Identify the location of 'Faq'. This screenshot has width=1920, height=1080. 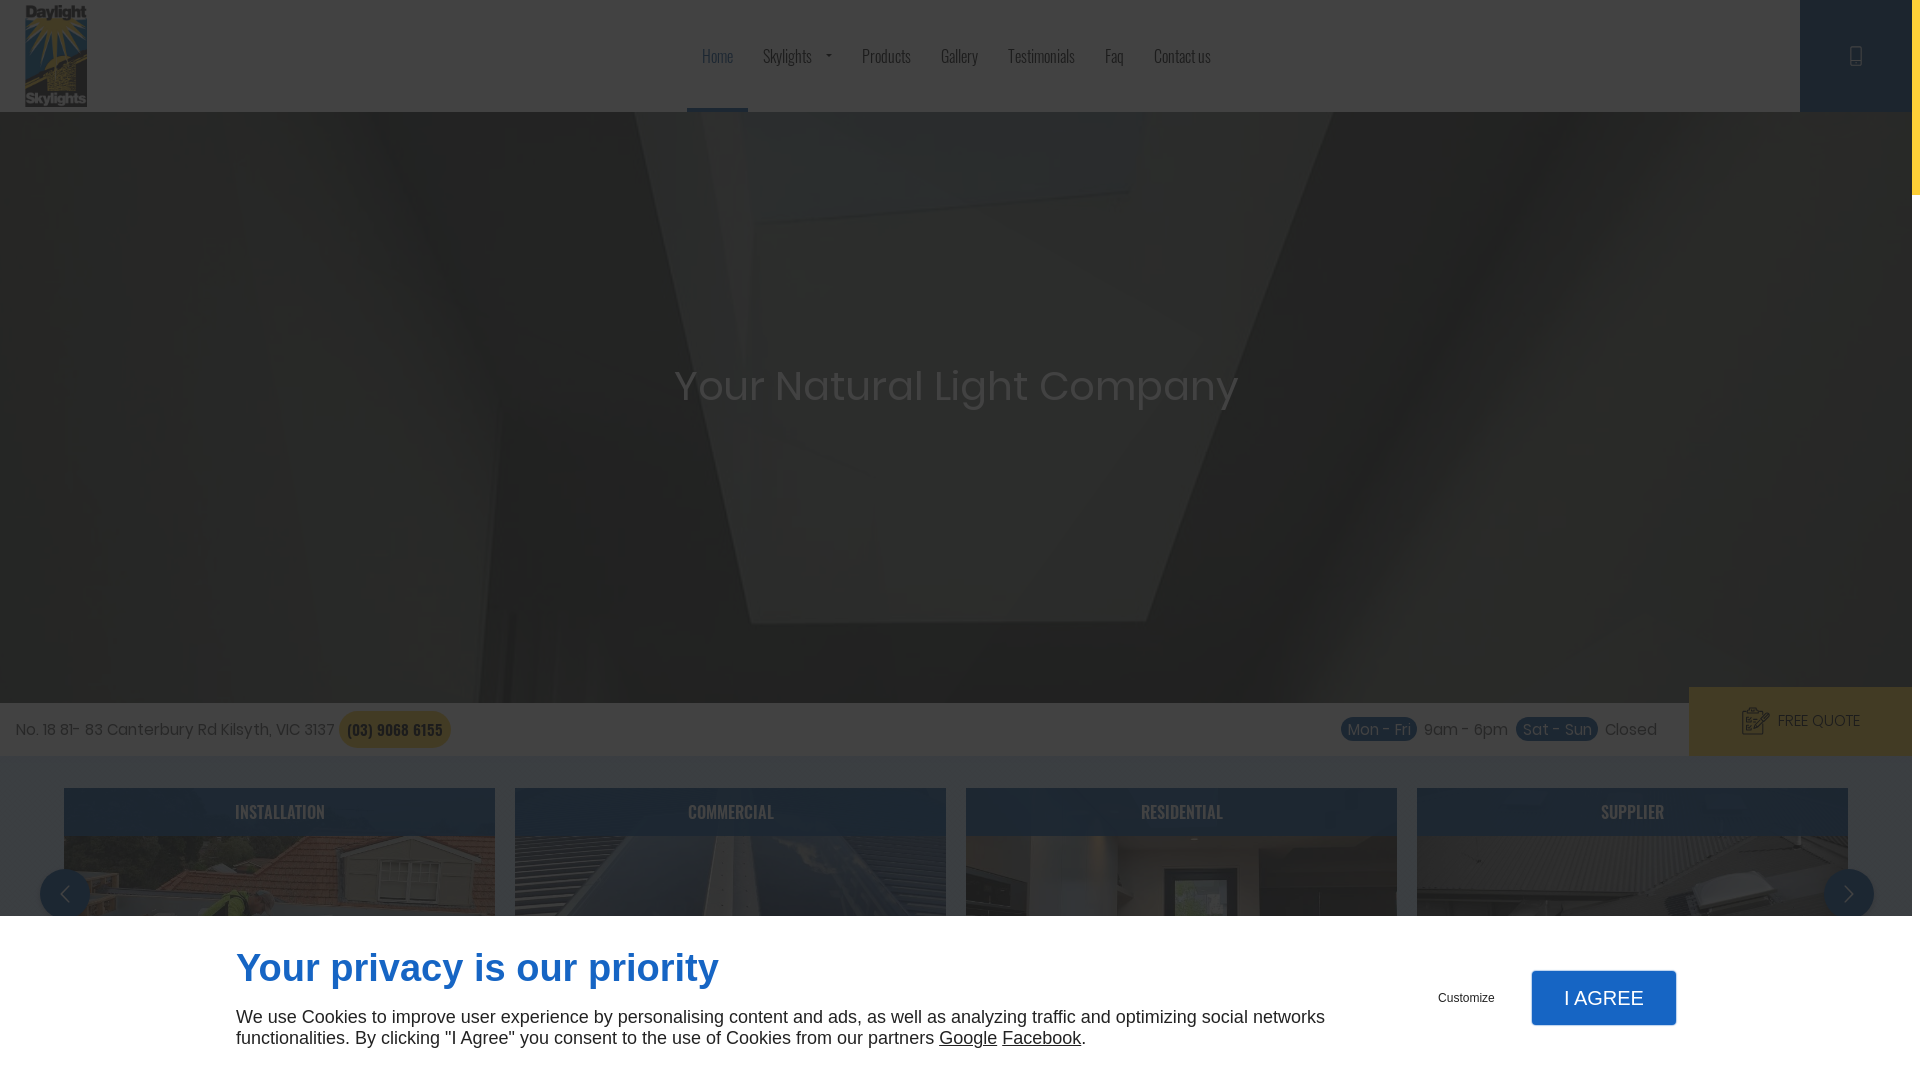
(1113, 55).